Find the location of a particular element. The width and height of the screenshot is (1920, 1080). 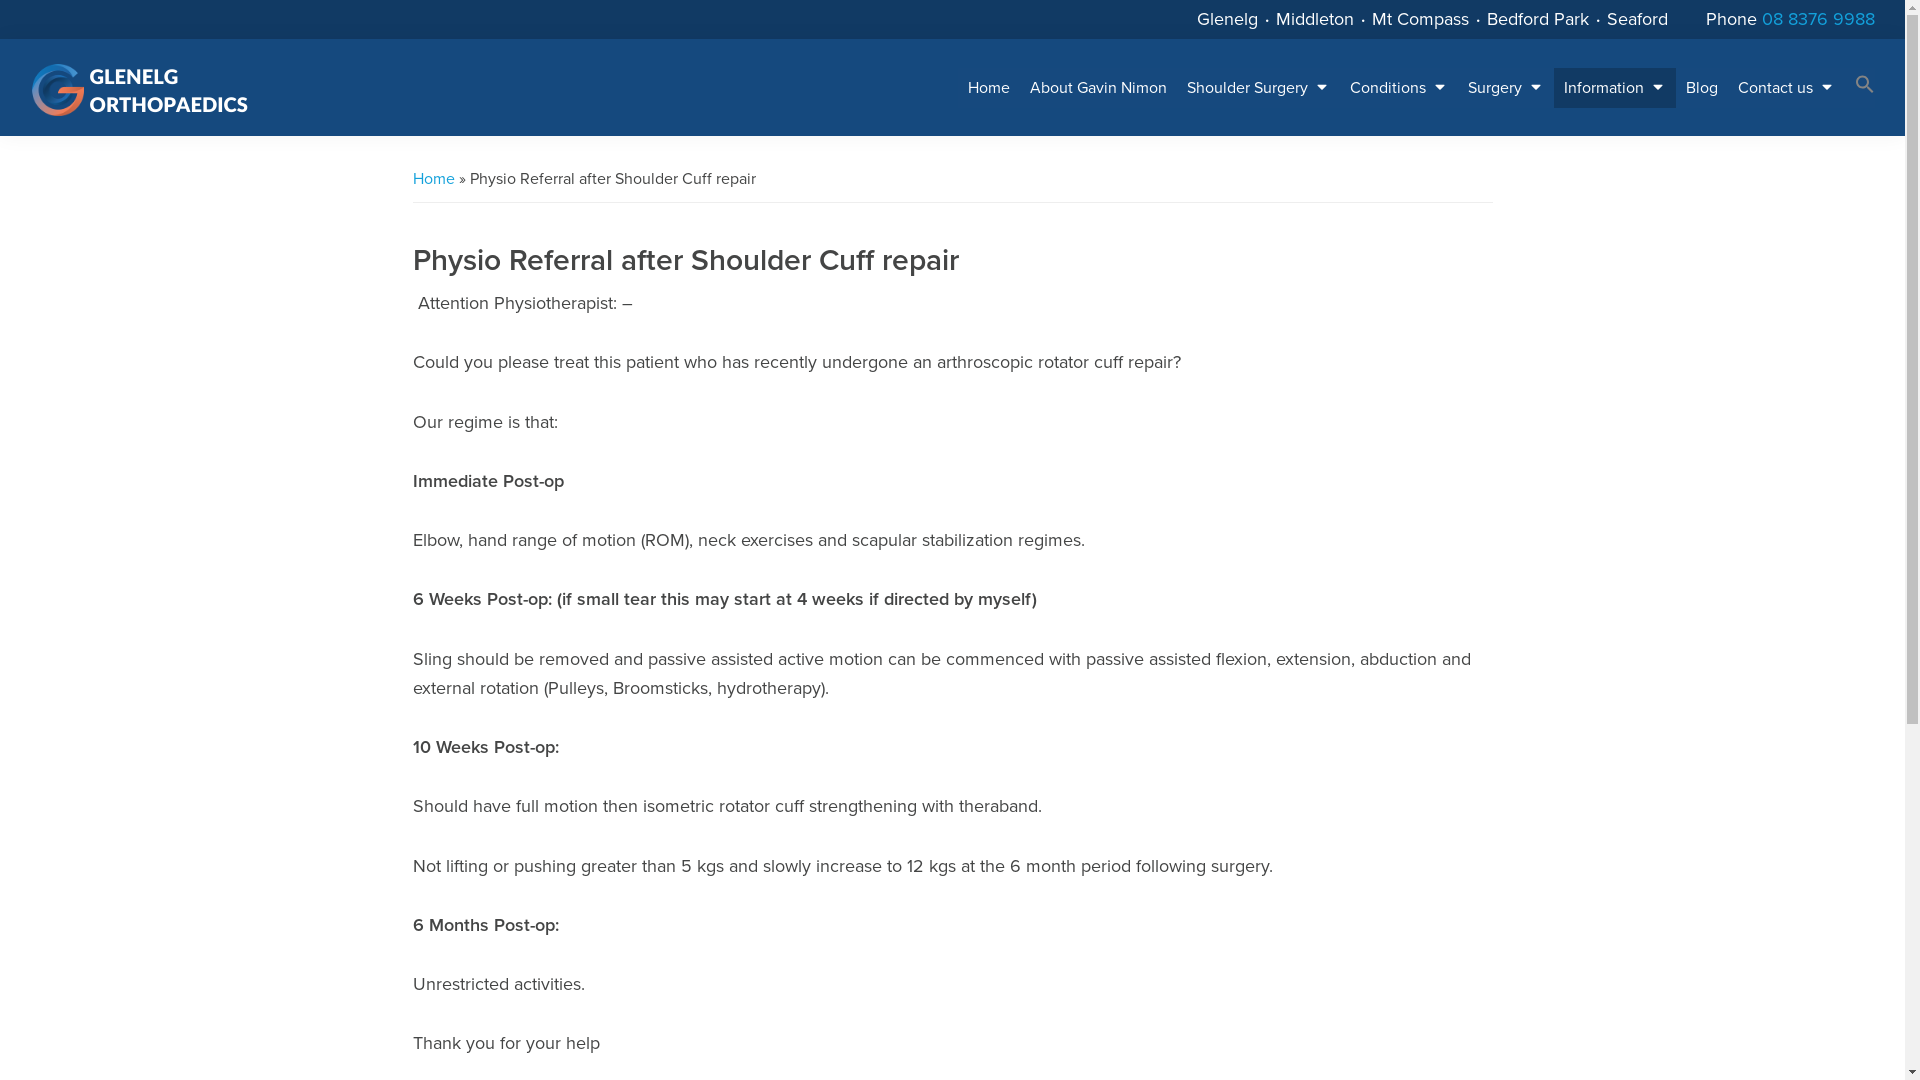

'Contact us' is located at coordinates (1786, 87).